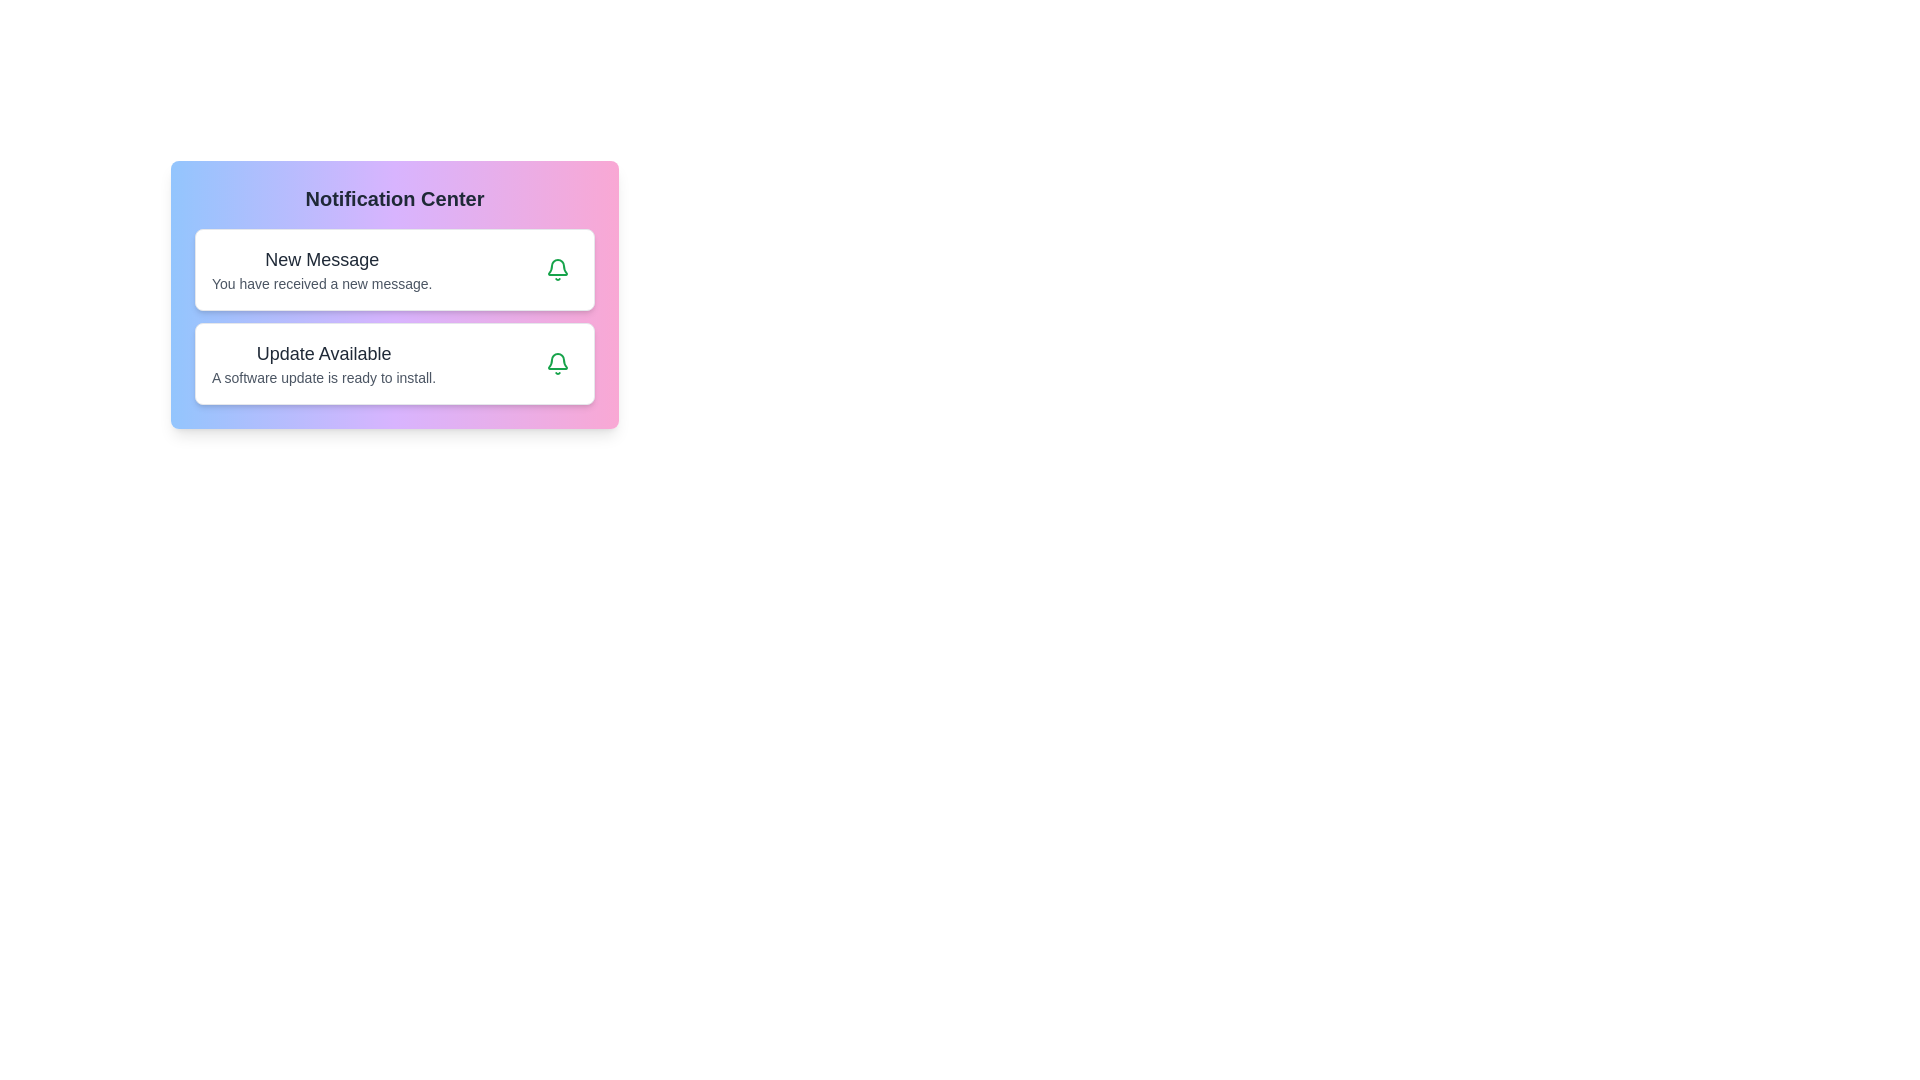  I want to click on the 'New Message' text label, which is styled with a medium-weighted larger font in dark gray color and is positioned at the top of its notification card layout, so click(322, 258).